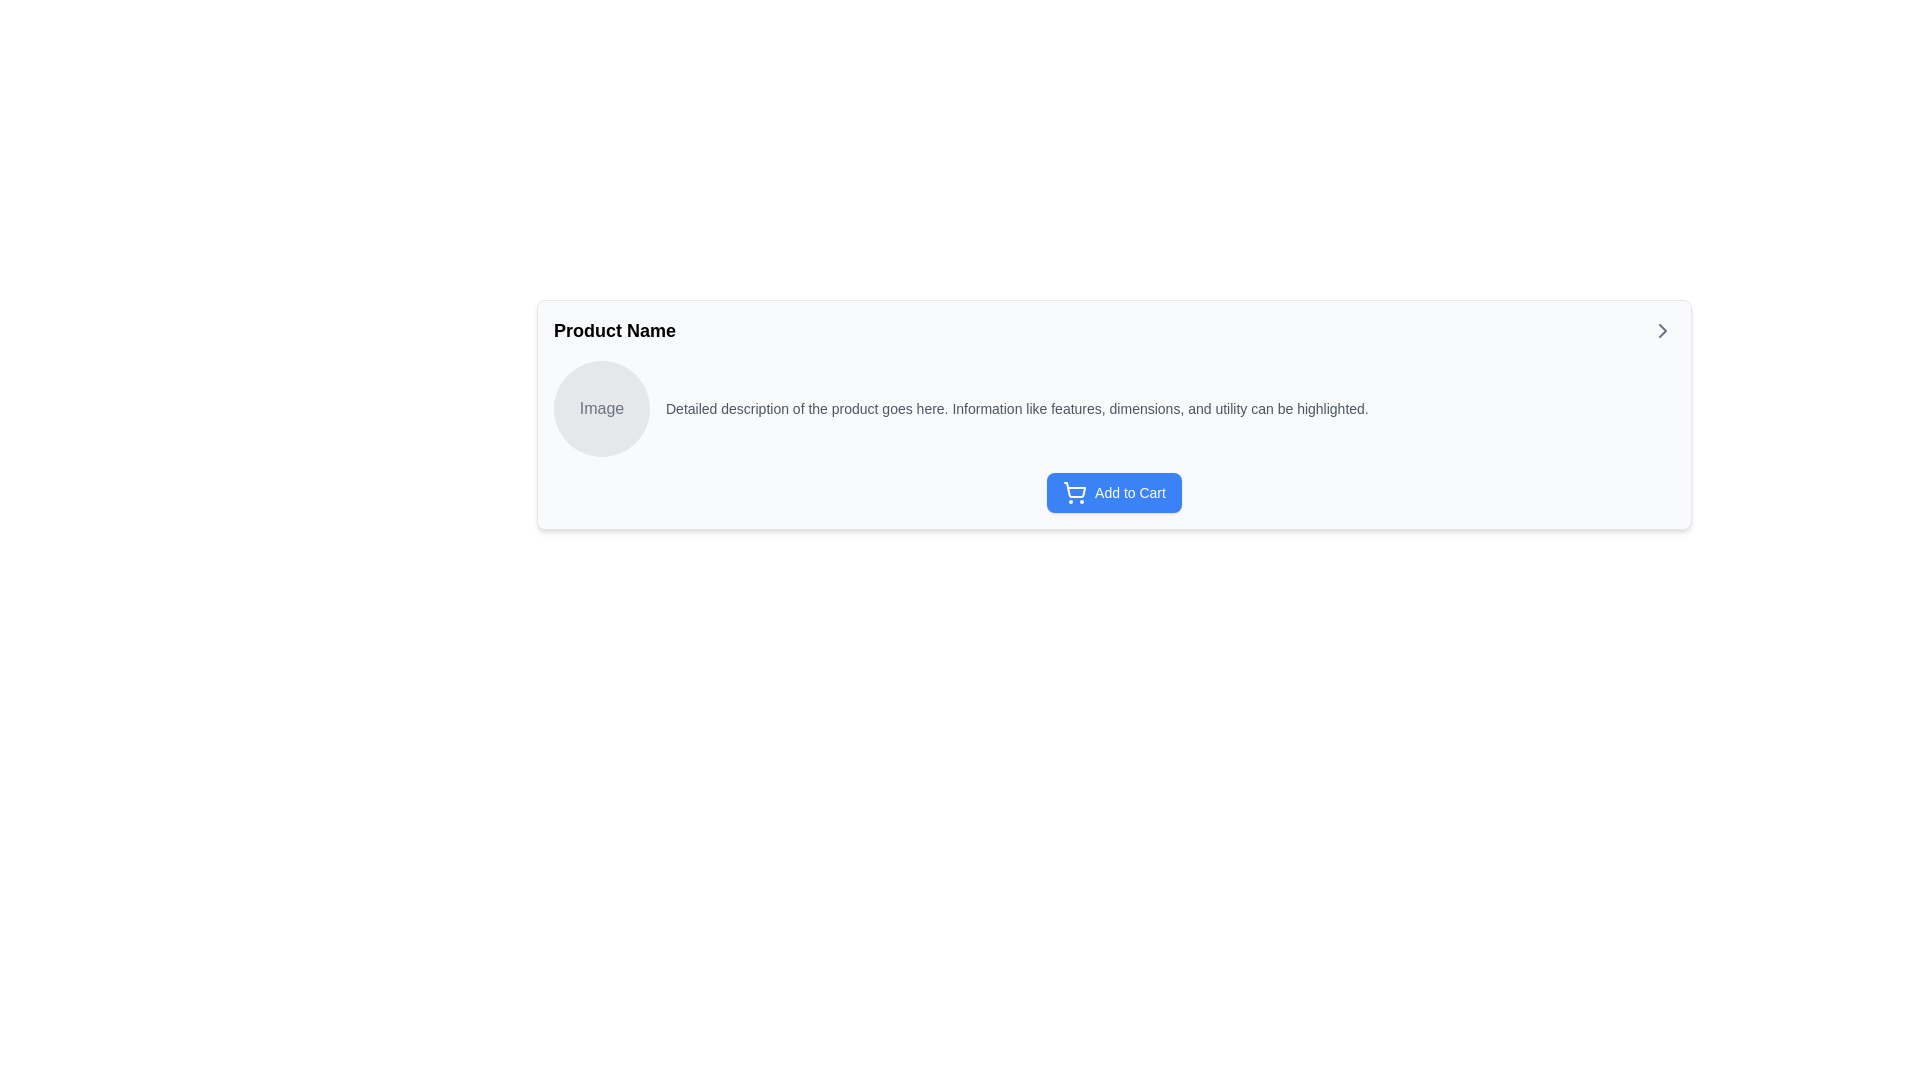  I want to click on the blue button labeled 'Add to Cart' that contains a shopping cart icon positioned to the left of the text label, so click(1074, 493).